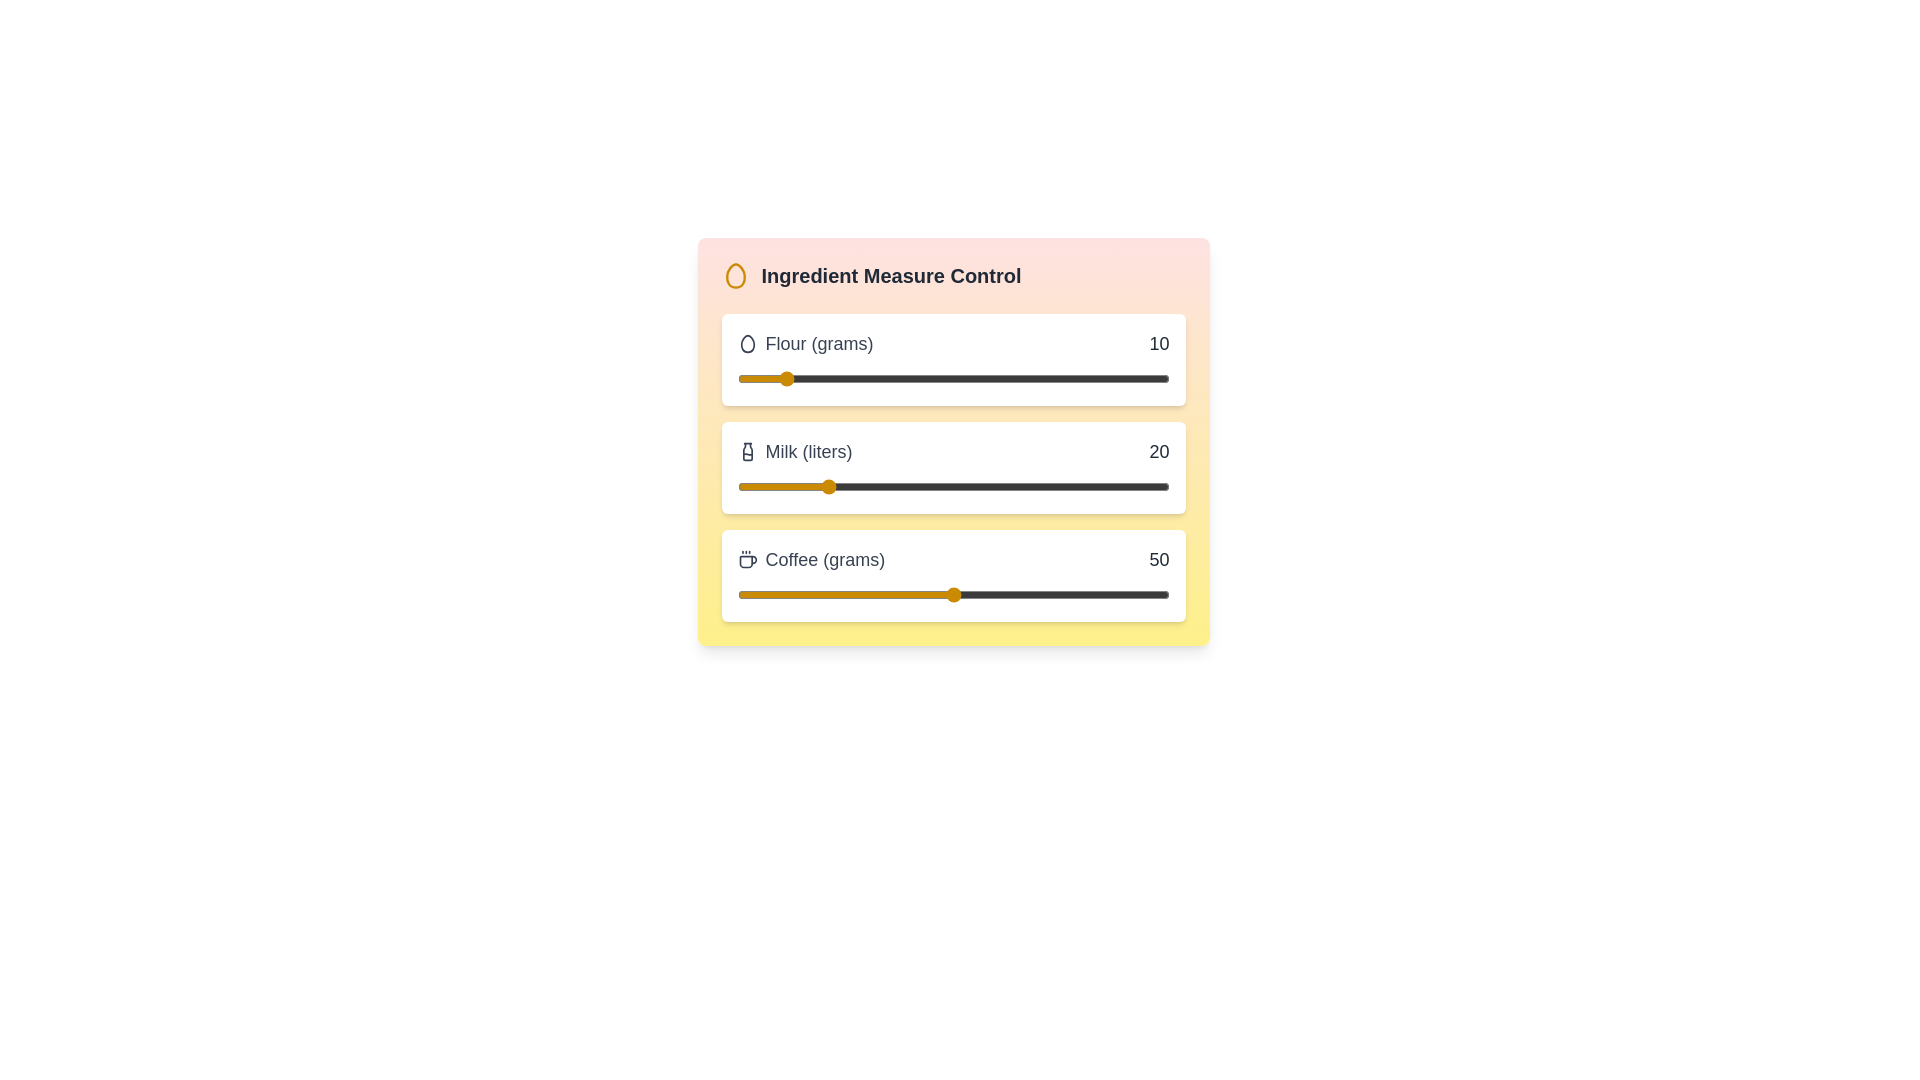  Describe the element at coordinates (806, 378) in the screenshot. I see `ingredient measurement` at that location.